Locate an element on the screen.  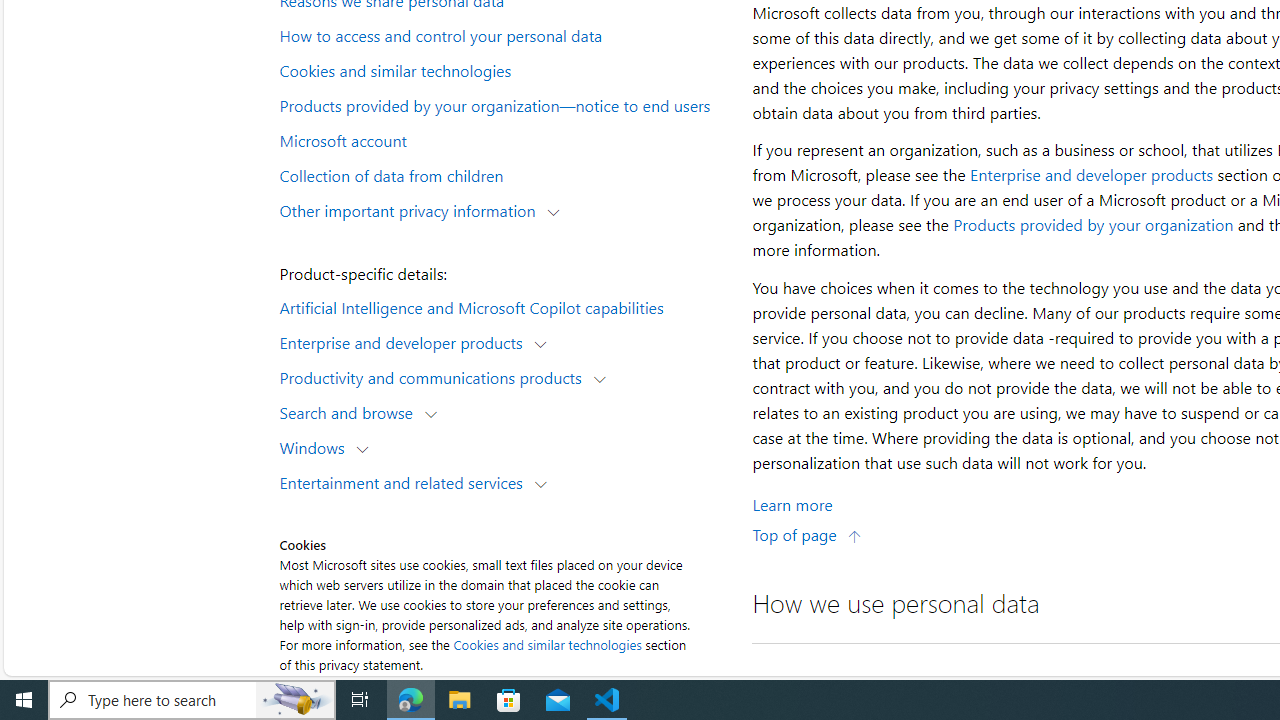
'Productivity and communications products' is located at coordinates (434, 376).